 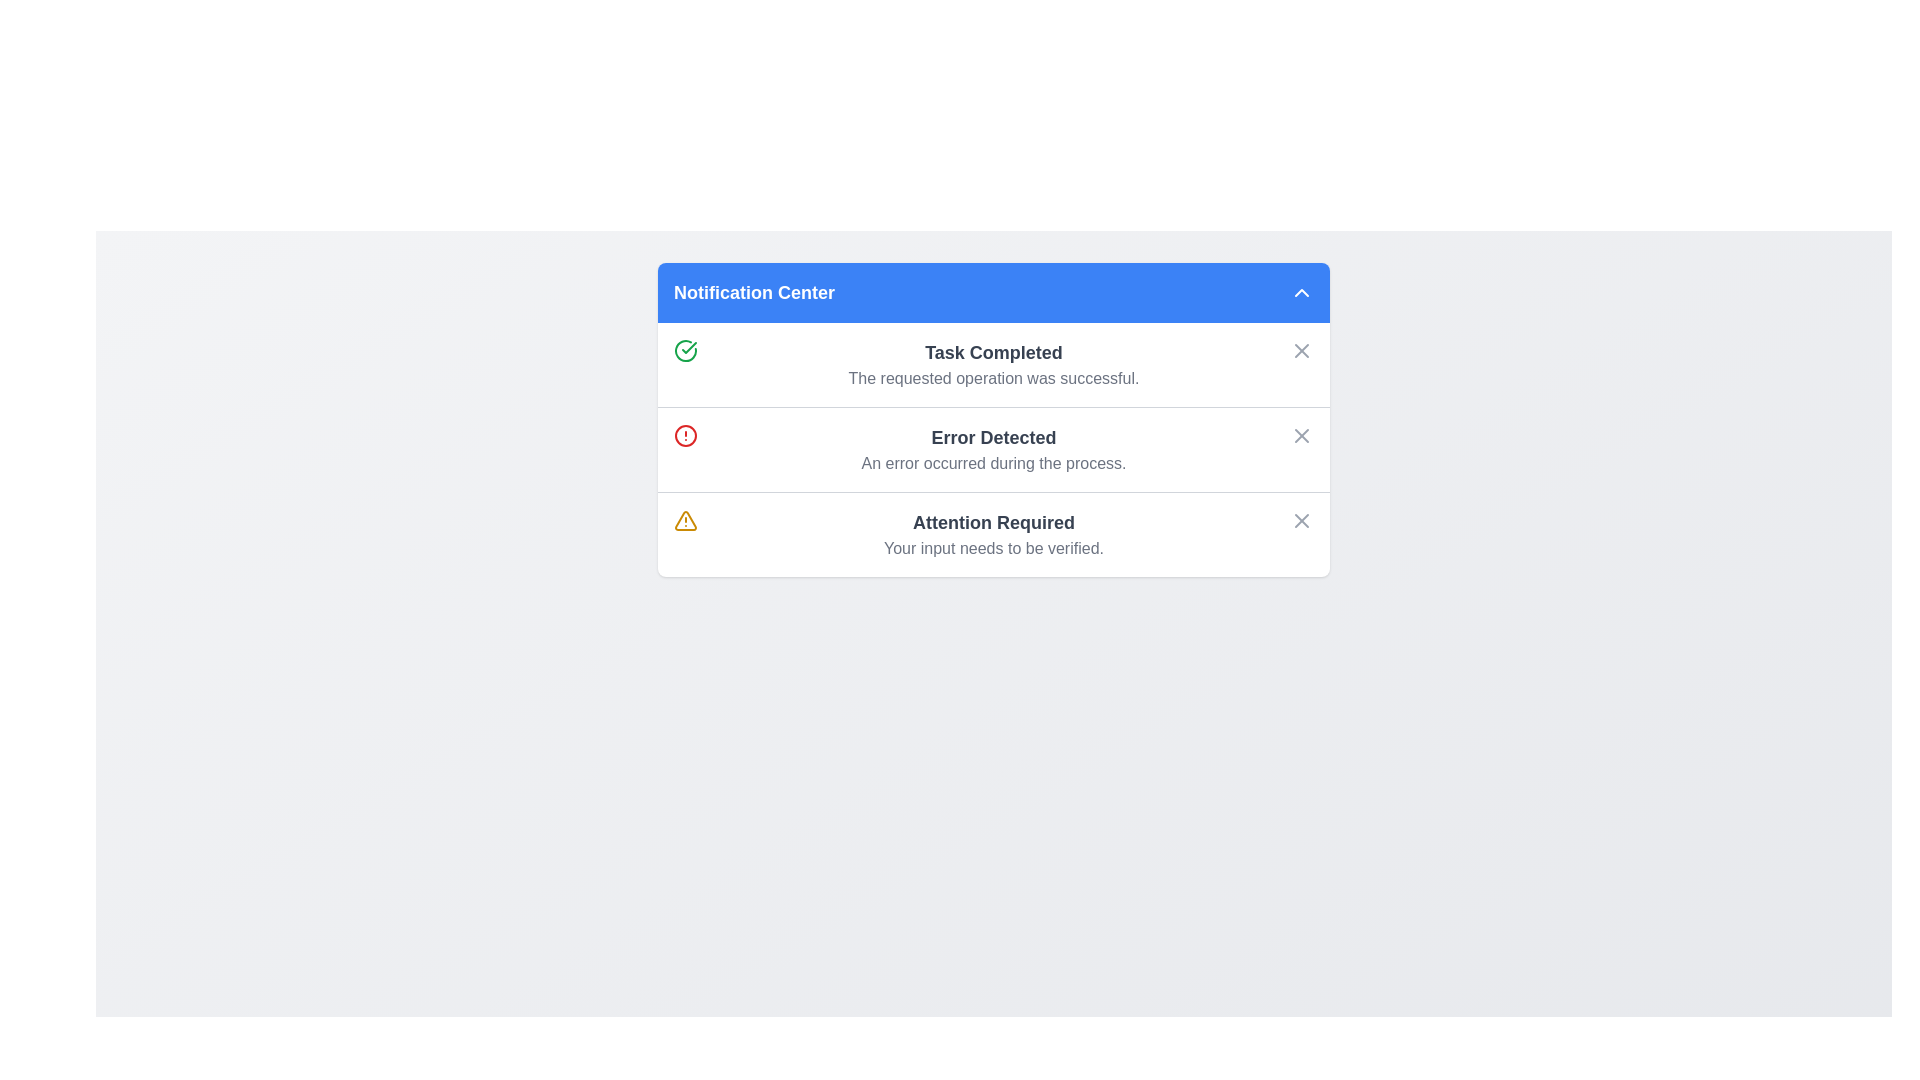 What do you see at coordinates (1301, 519) in the screenshot?
I see `the close button with a small 'X' icon located on the far right side of the notification titled 'Attention Required'` at bounding box center [1301, 519].